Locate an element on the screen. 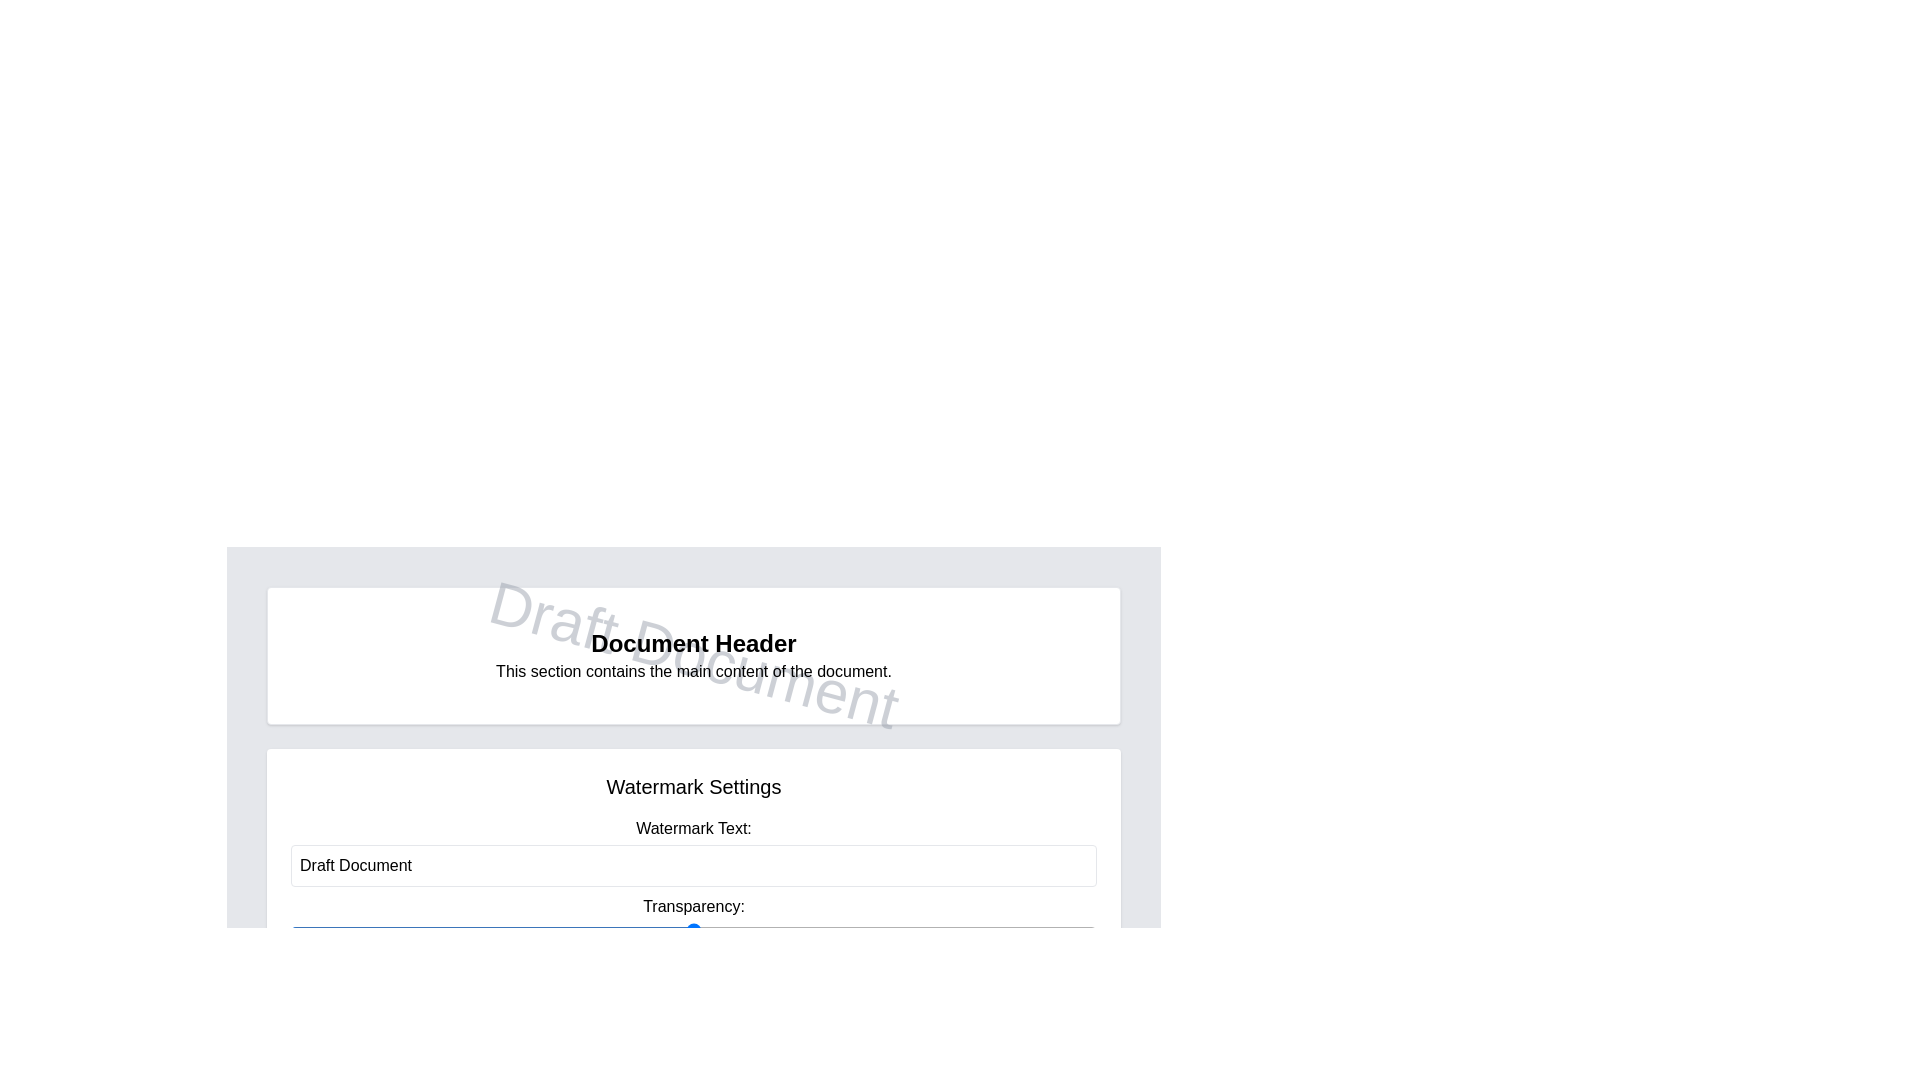 This screenshot has width=1920, height=1080. Text Block that contains the header 'Document Header' and the descriptive text underneath it, which explains the main content of the document is located at coordinates (694, 655).